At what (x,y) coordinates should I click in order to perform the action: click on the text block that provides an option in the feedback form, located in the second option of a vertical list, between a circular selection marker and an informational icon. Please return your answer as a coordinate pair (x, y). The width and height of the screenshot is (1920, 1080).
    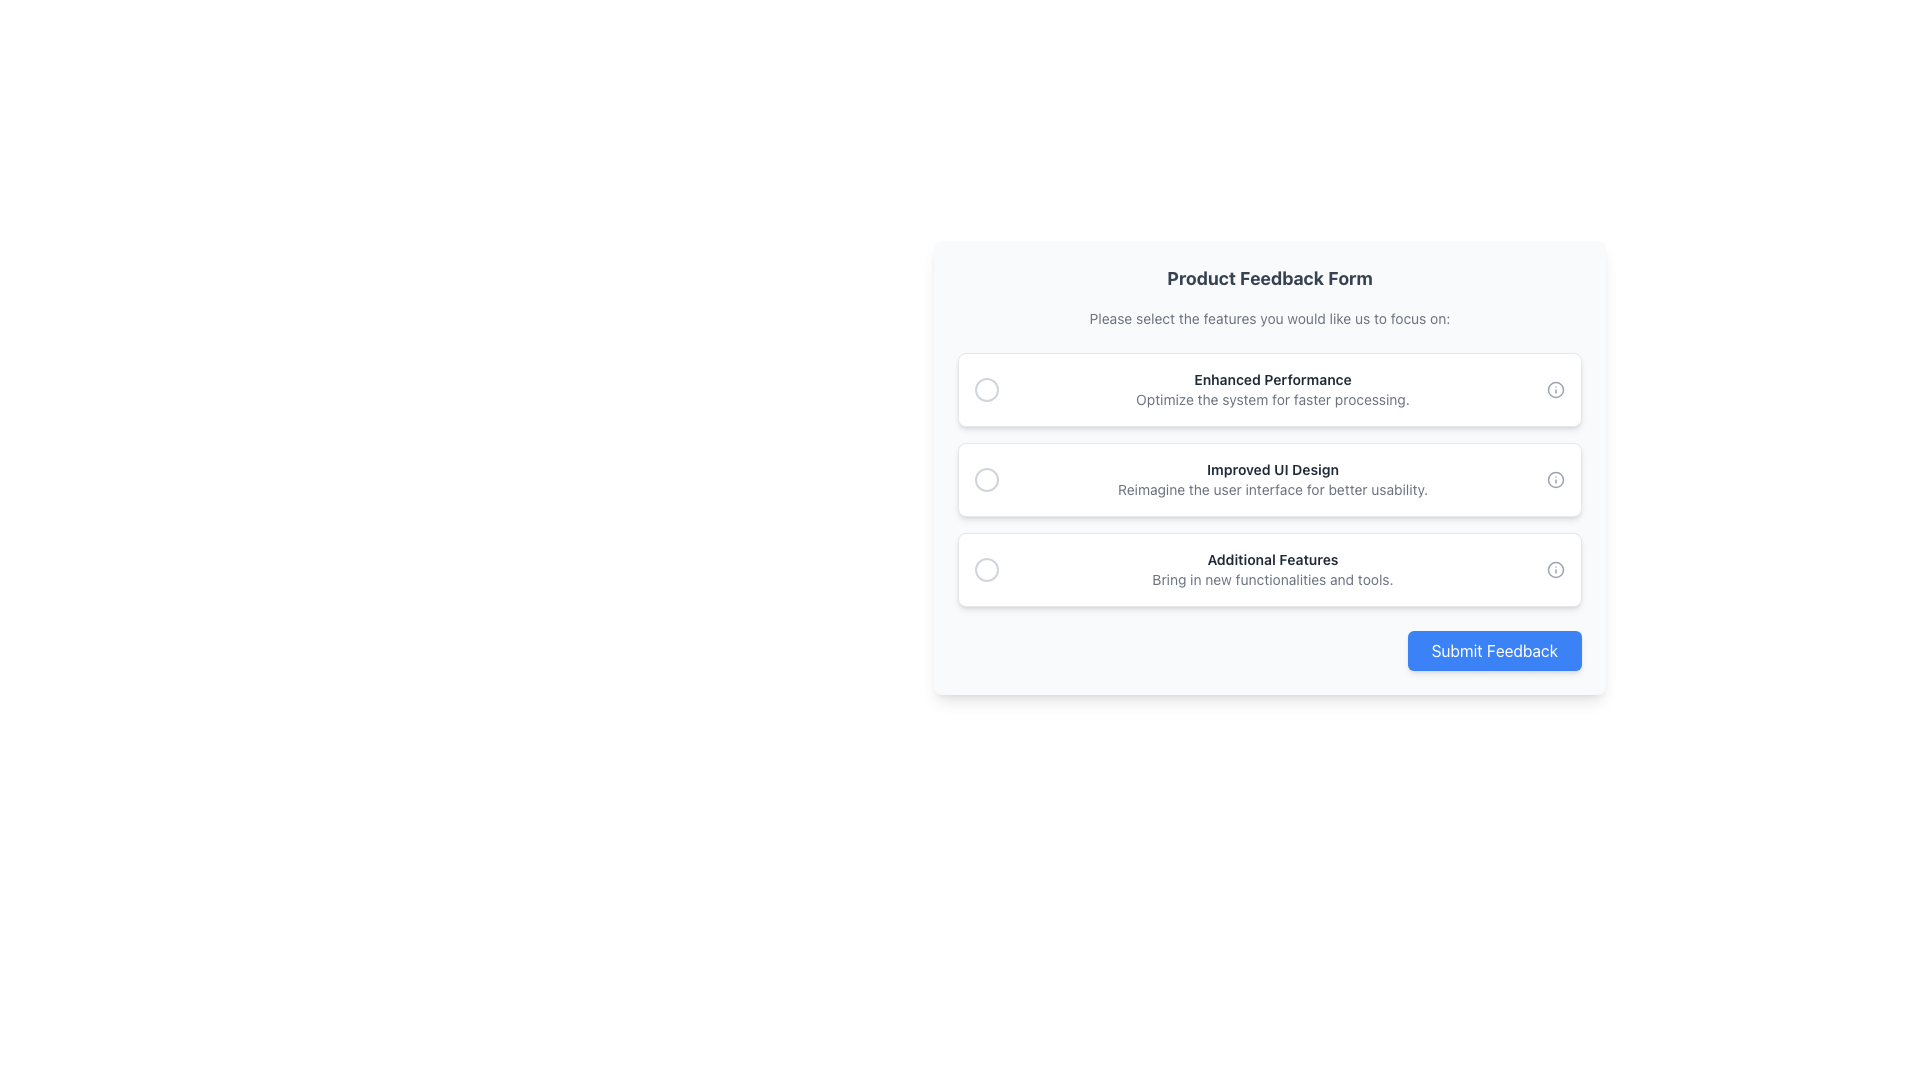
    Looking at the image, I should click on (1271, 389).